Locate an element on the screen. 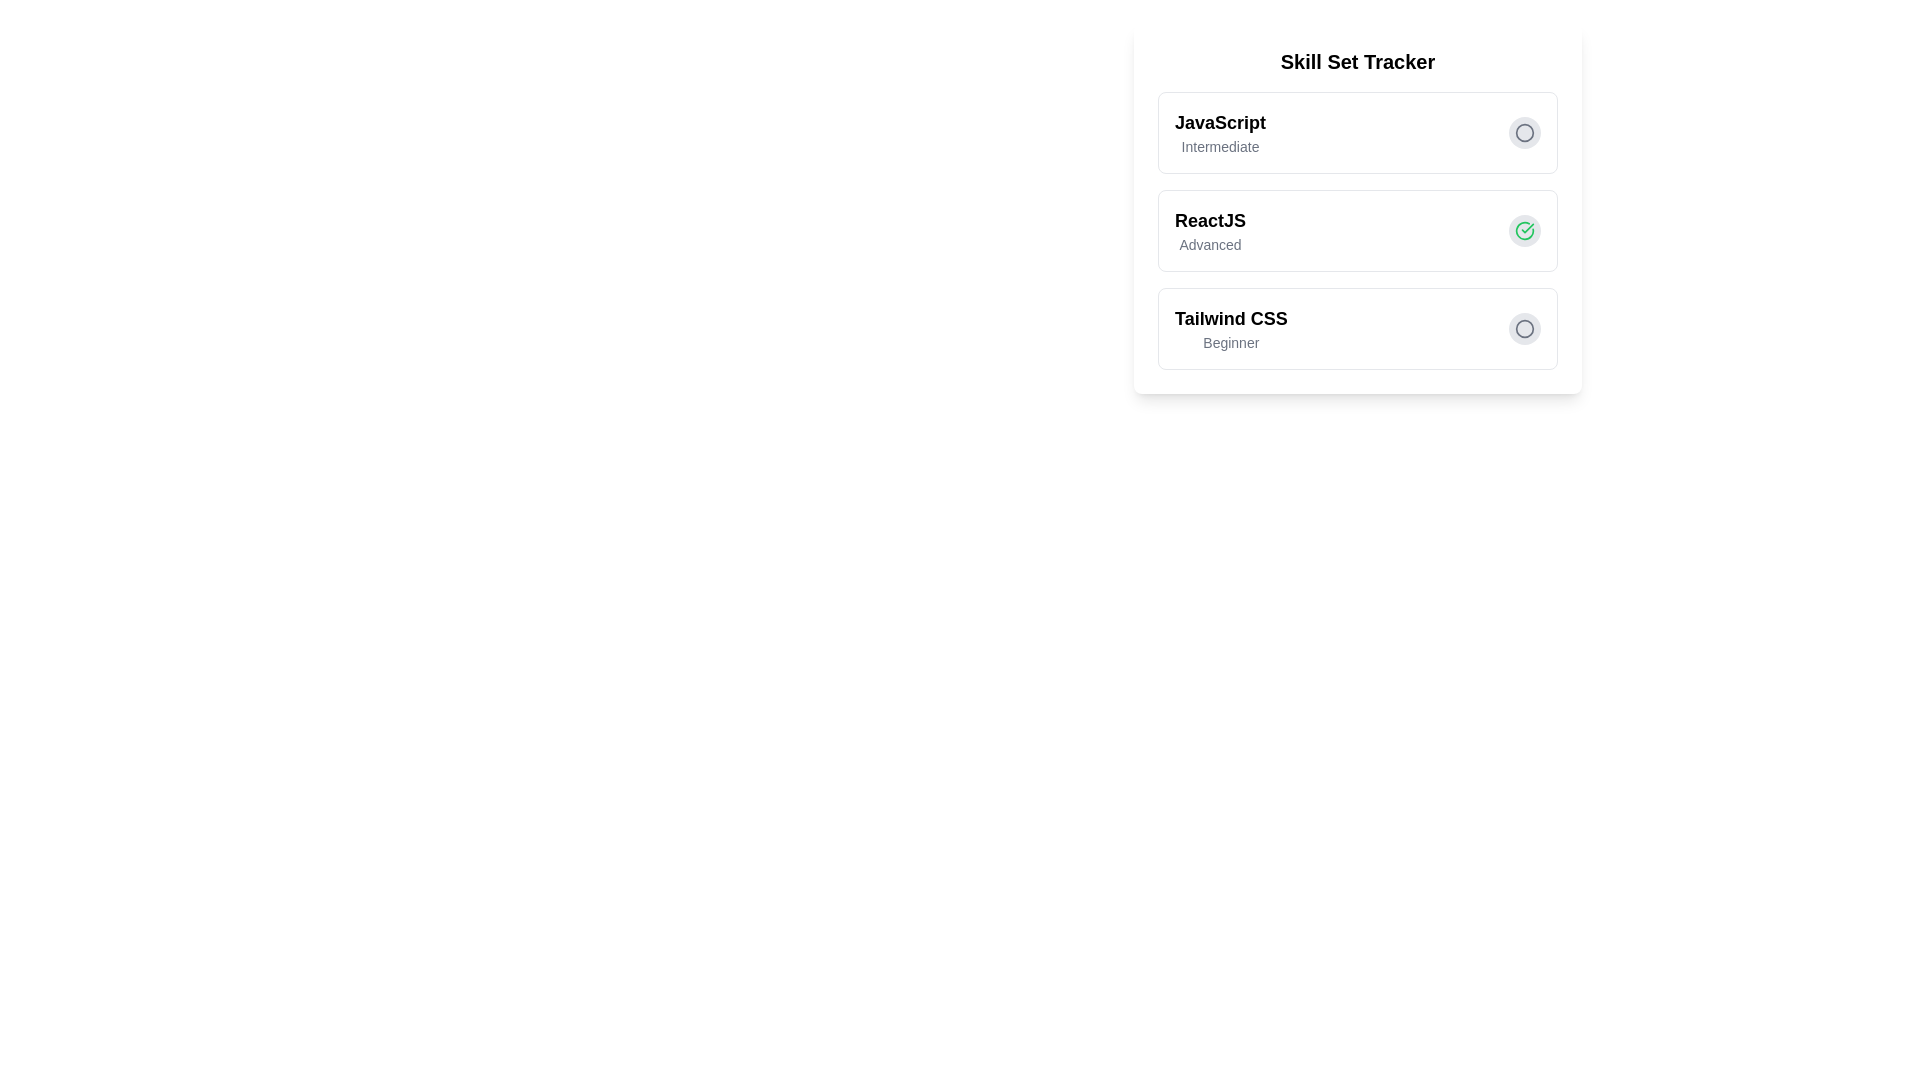  the status indicated by the circular icon with a green border and a checkmark, located within the second item of the 'Skill Set Tracker' list is located at coordinates (1524, 230).